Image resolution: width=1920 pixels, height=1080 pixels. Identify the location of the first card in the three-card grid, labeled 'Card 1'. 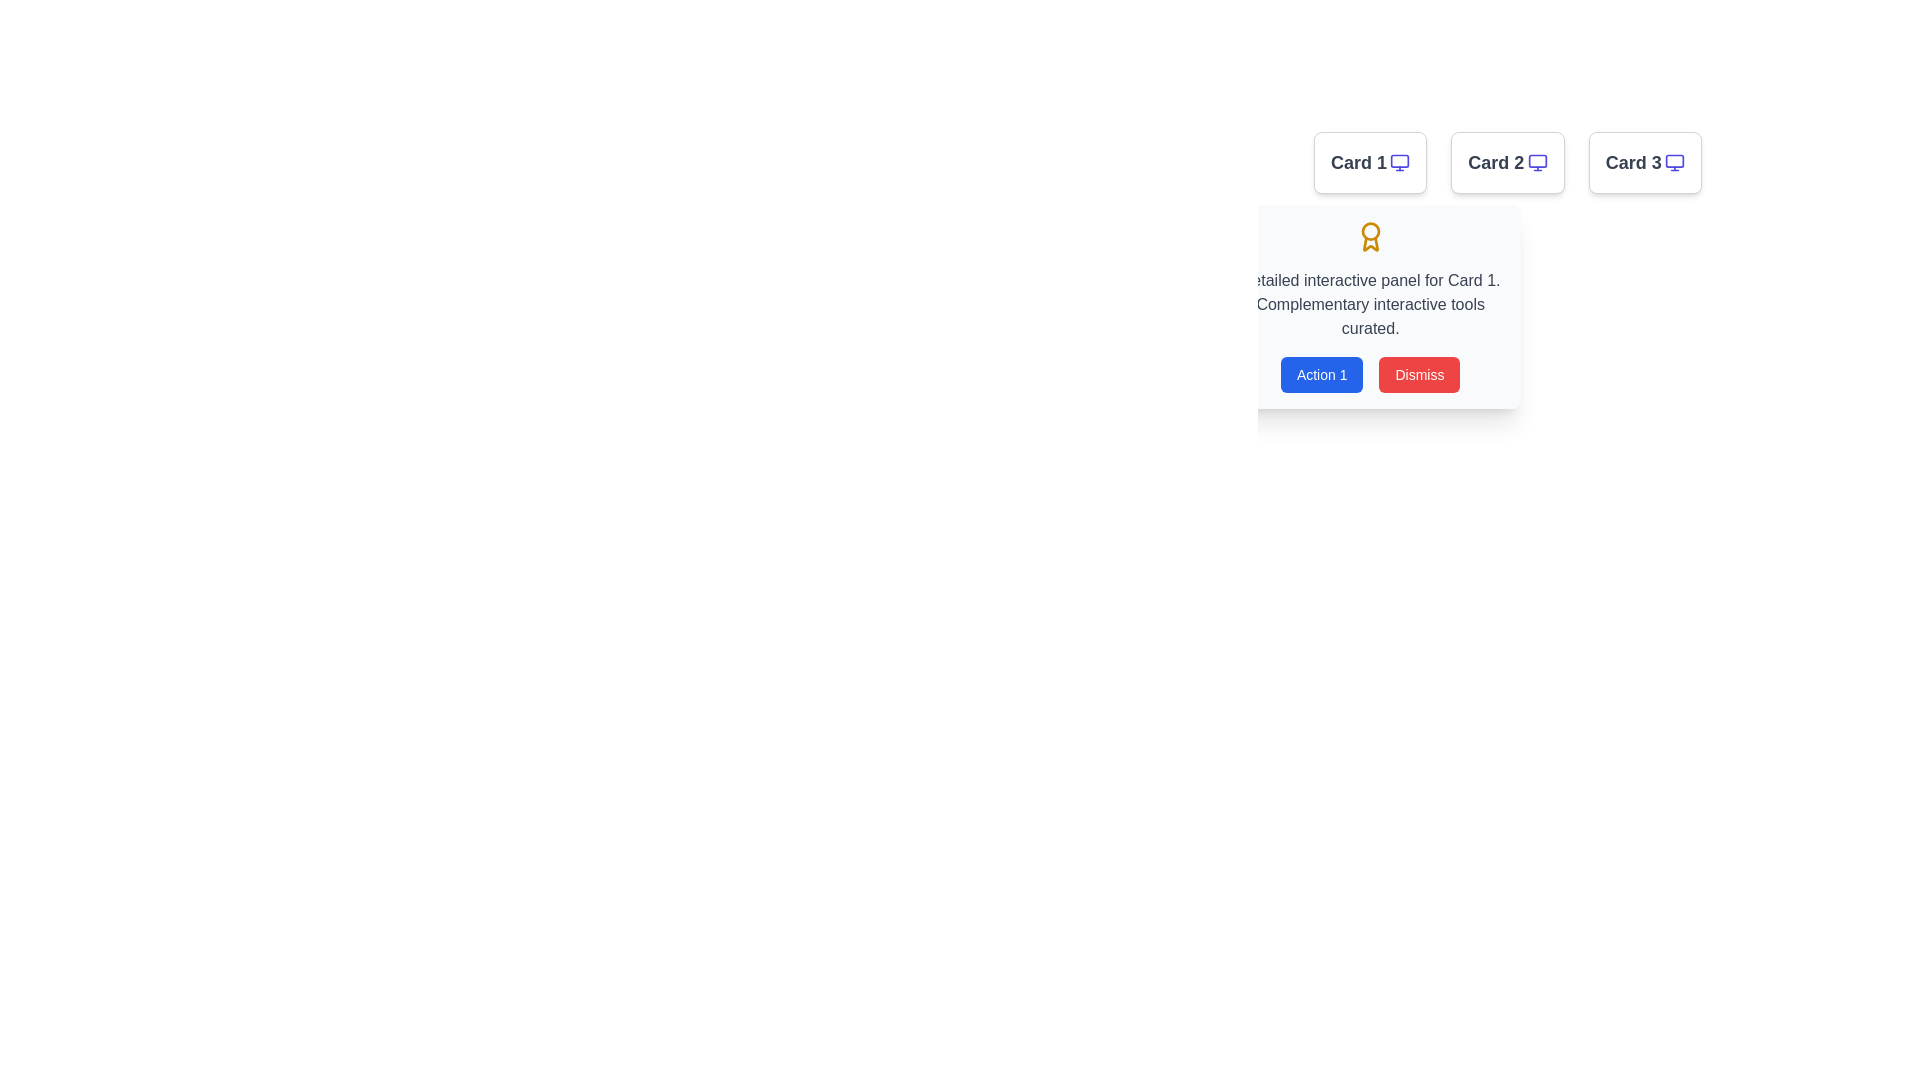
(1369, 161).